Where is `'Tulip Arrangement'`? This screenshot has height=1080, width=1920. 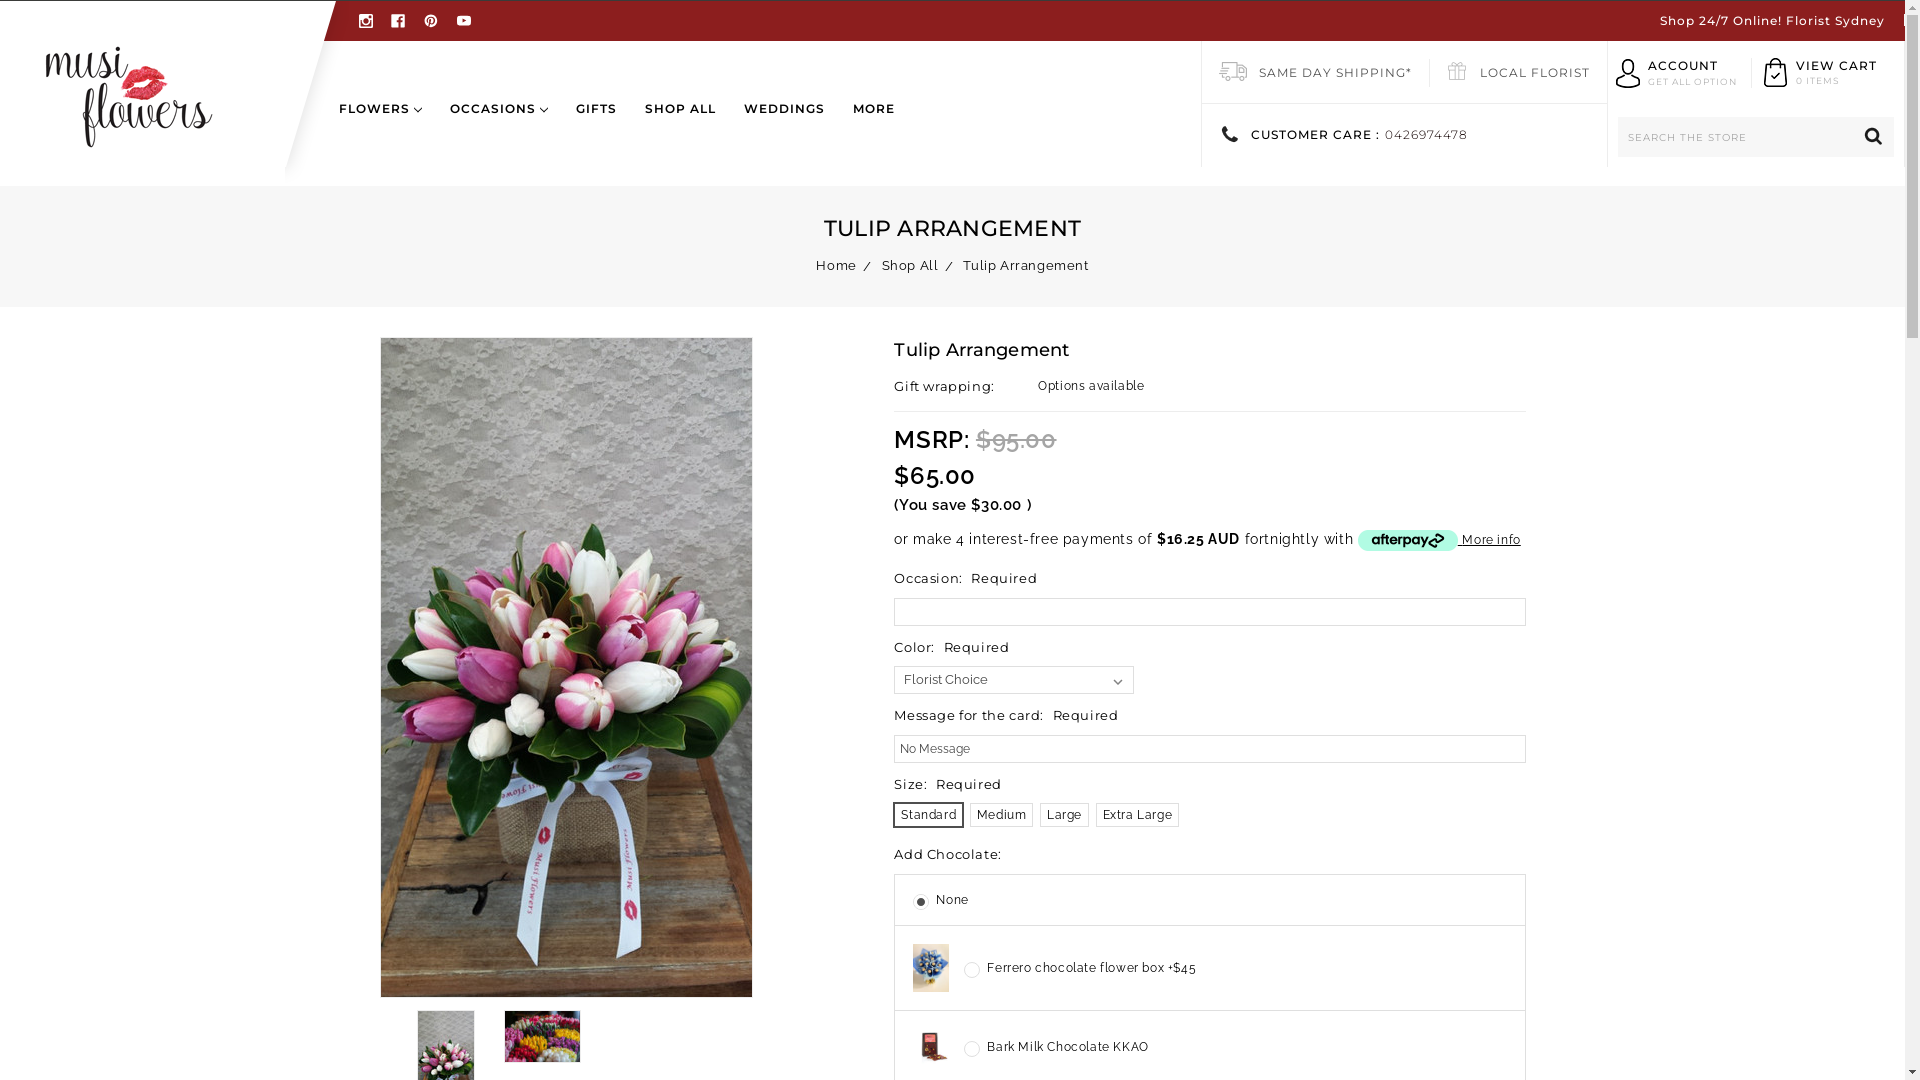
'Tulip Arrangement' is located at coordinates (379, 667).